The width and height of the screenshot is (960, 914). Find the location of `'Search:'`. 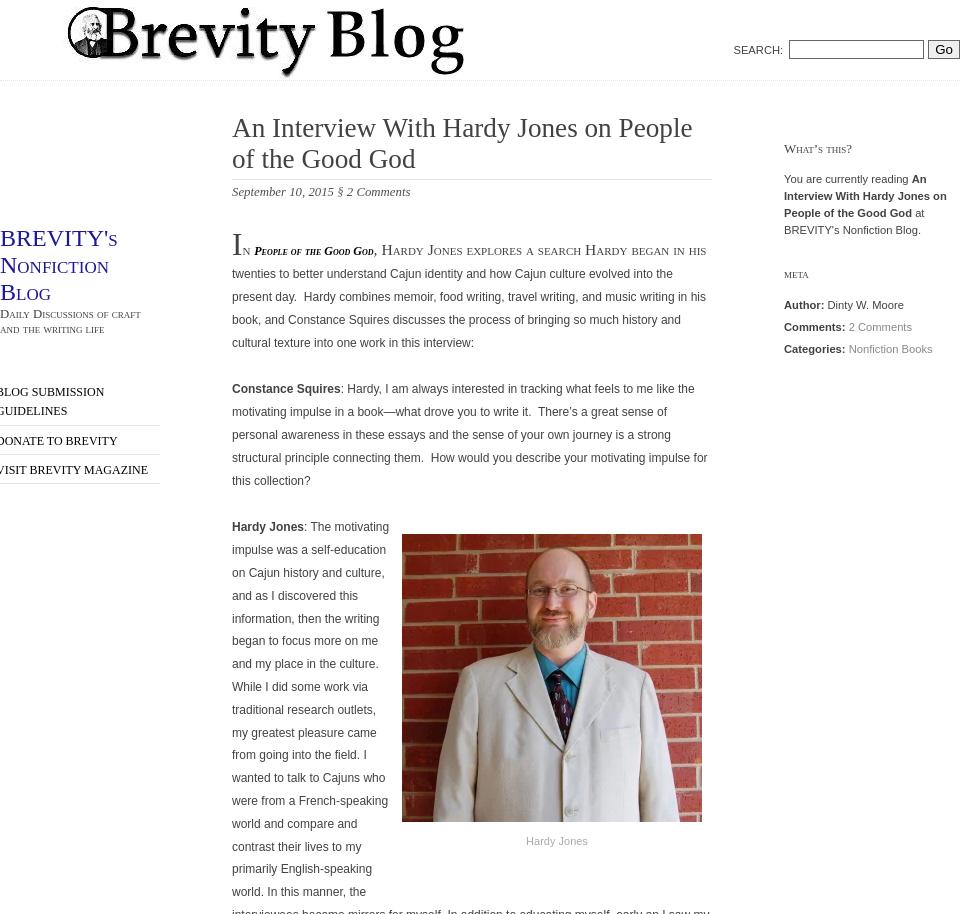

'Search:' is located at coordinates (757, 48).